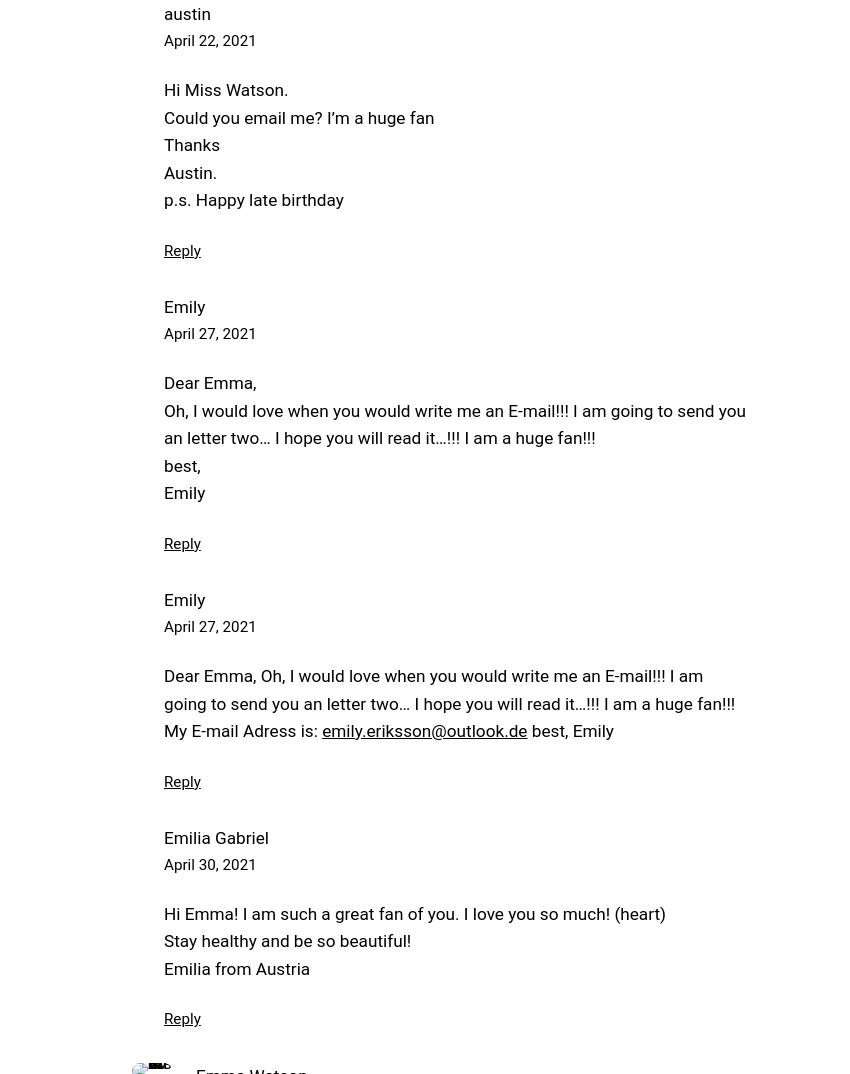 This screenshot has height=1074, width=850. What do you see at coordinates (414, 912) in the screenshot?
I see `'Hi Emma! I am such a great fan of you. I love you so much! (heart)'` at bounding box center [414, 912].